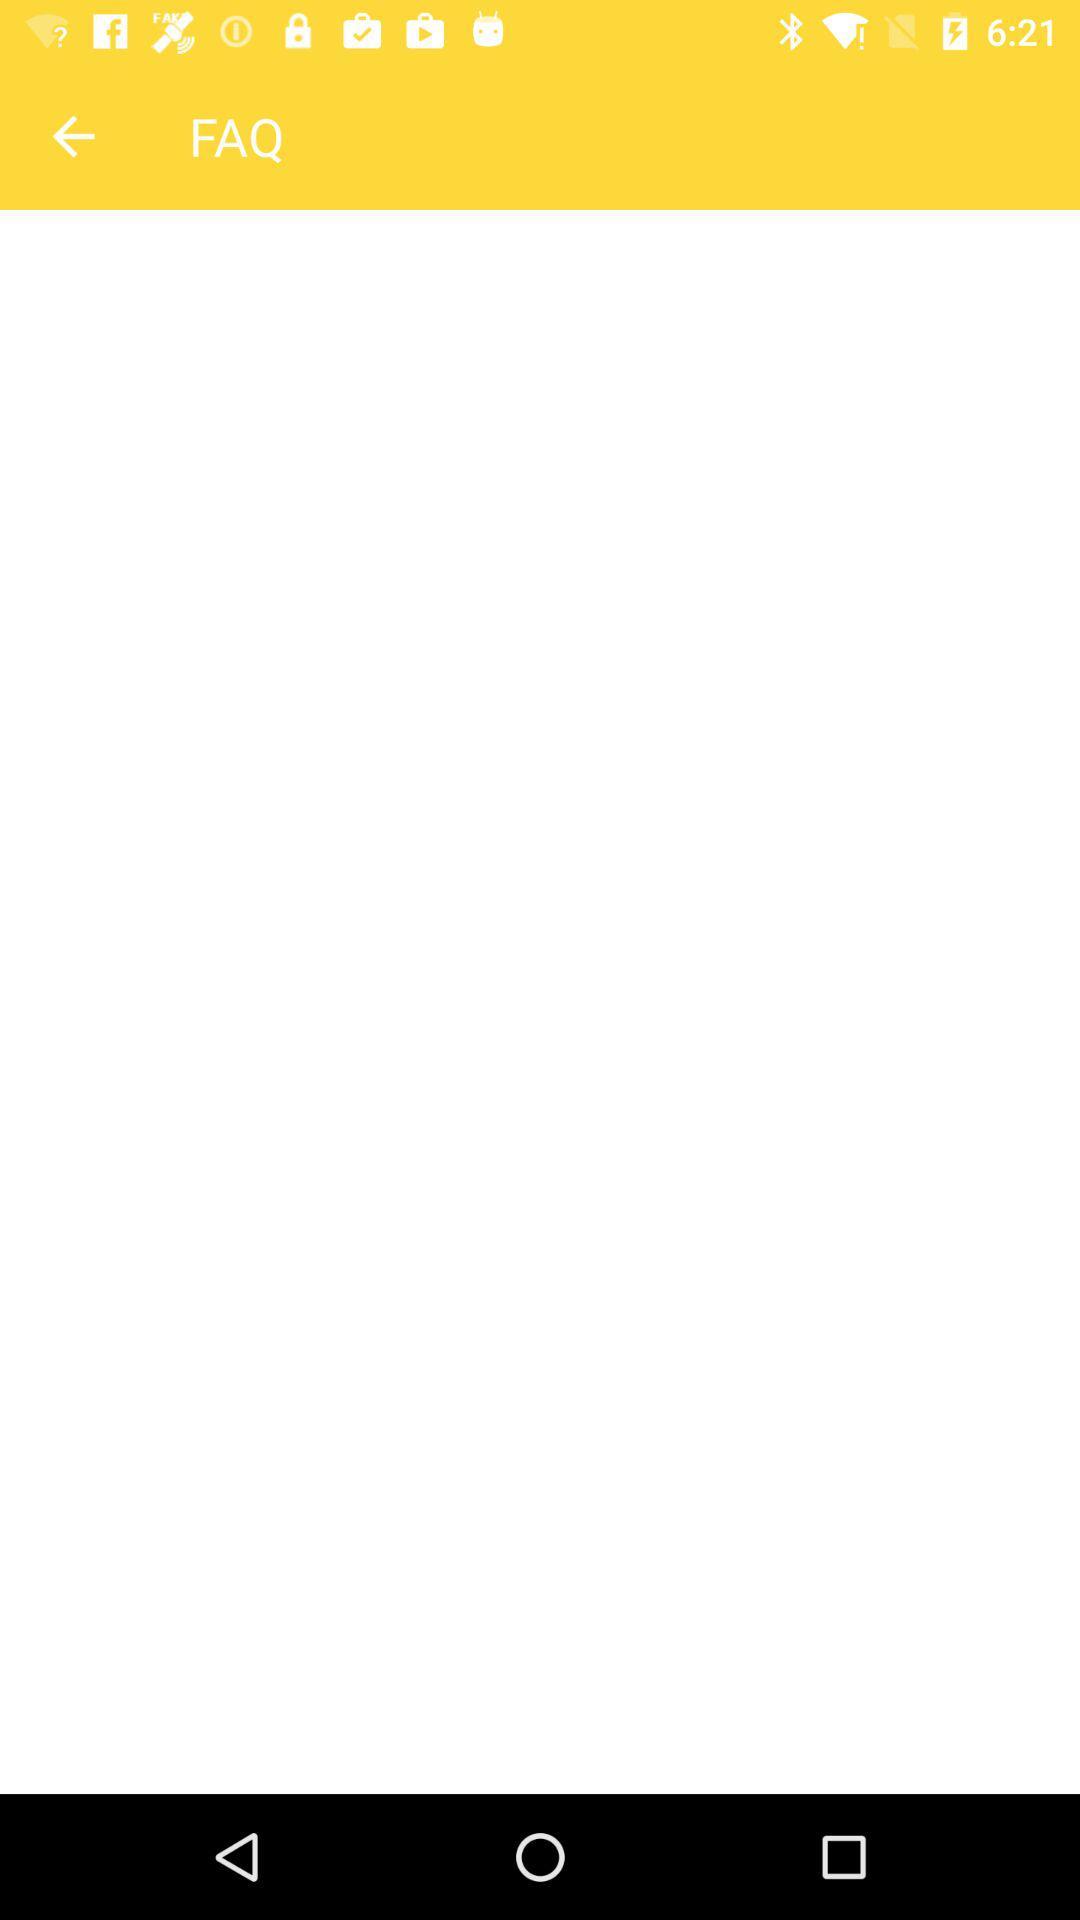  I want to click on icon to the left of faq item, so click(72, 135).